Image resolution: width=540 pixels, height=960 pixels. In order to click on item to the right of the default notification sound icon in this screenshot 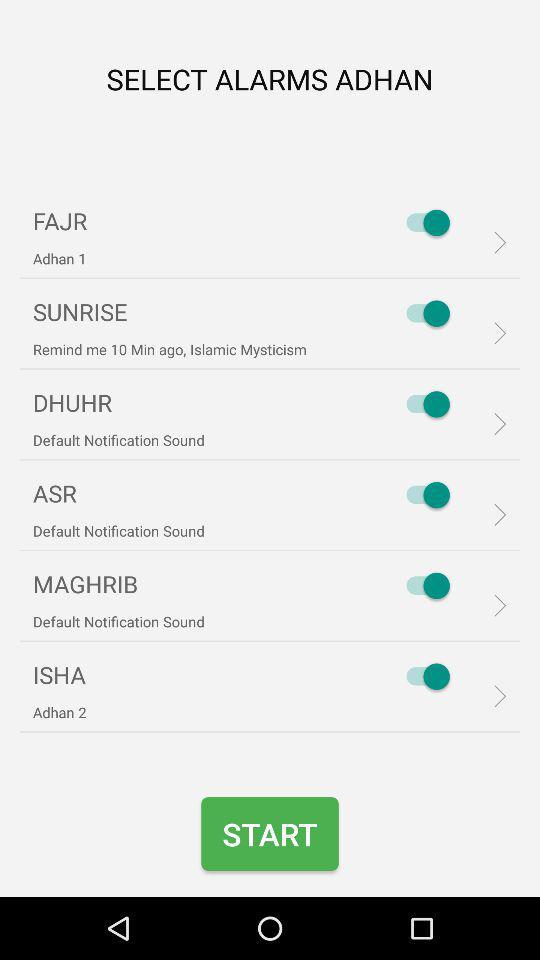, I will do `click(422, 585)`.